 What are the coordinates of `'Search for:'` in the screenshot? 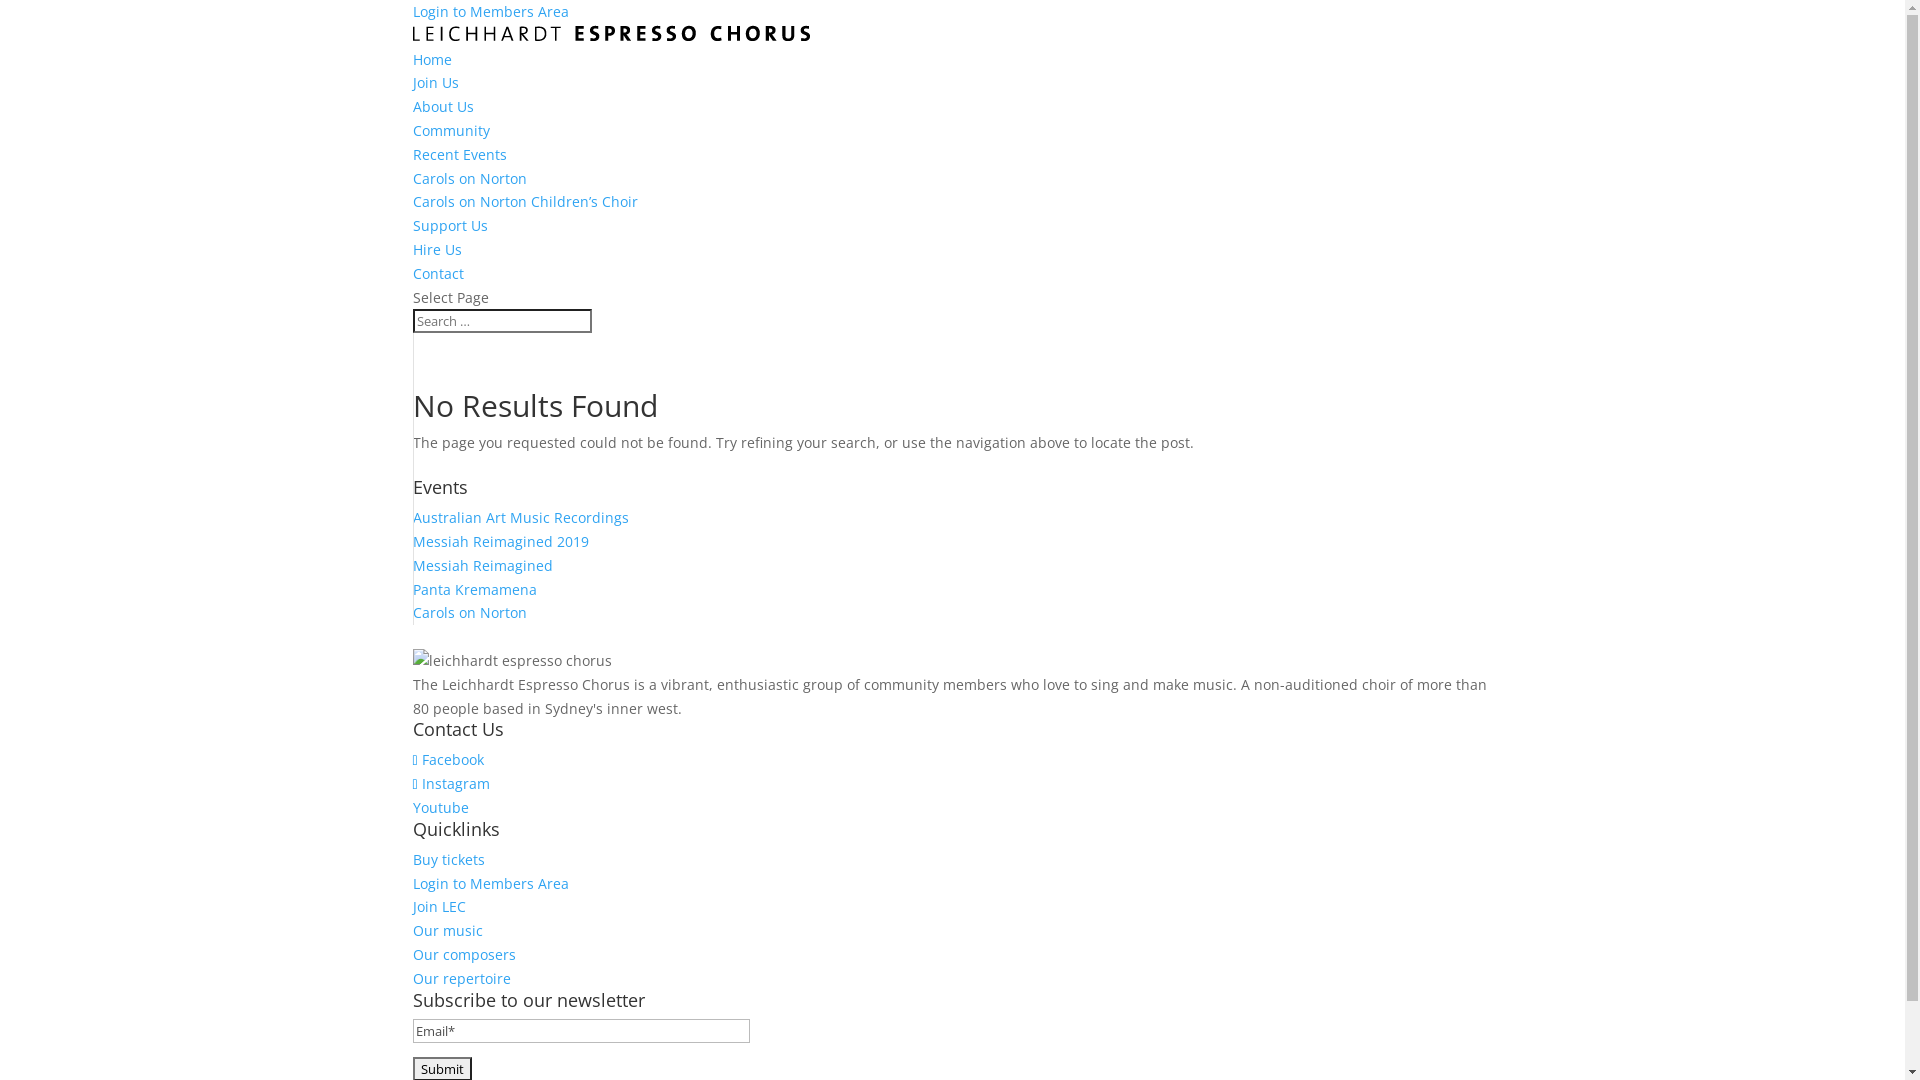 It's located at (411, 319).